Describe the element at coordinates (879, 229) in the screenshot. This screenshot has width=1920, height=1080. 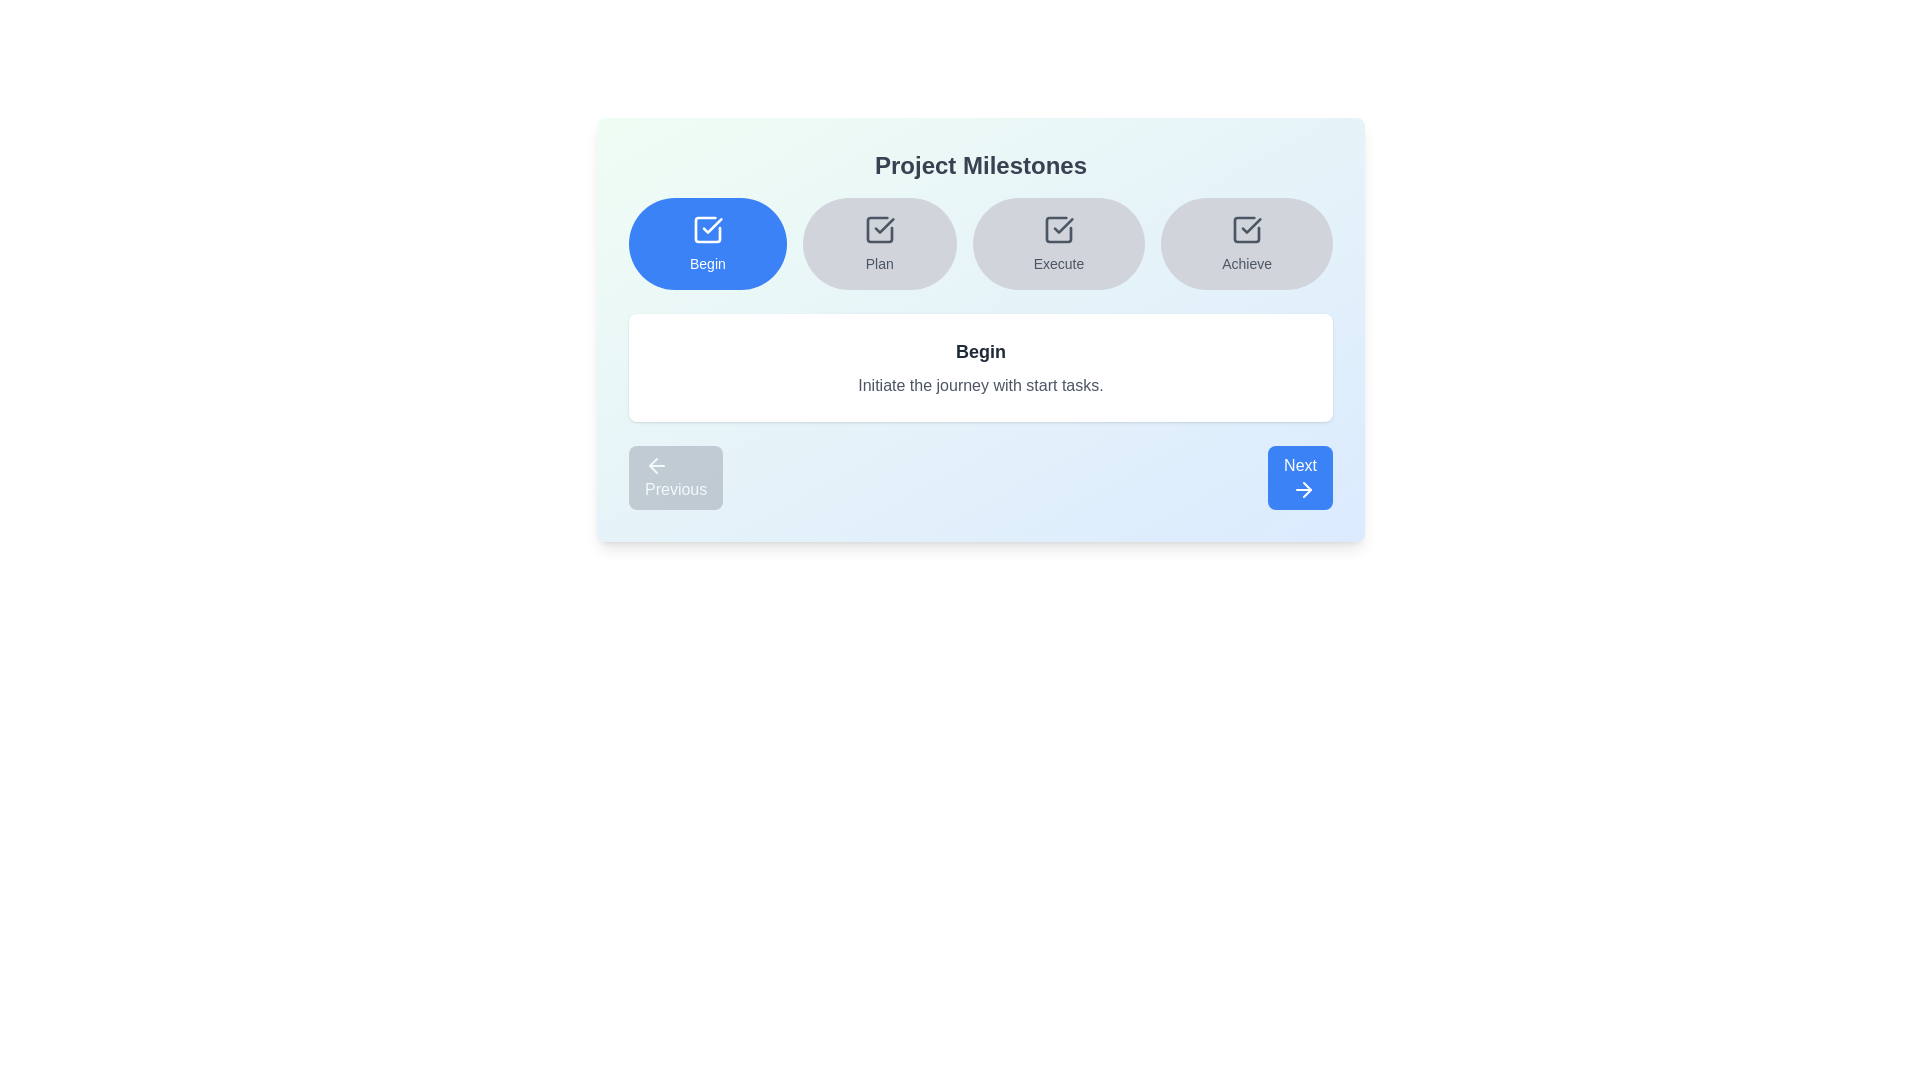
I see `the curved corner square outline of the 'Plan' milestone button in the milestone progression UI` at that location.